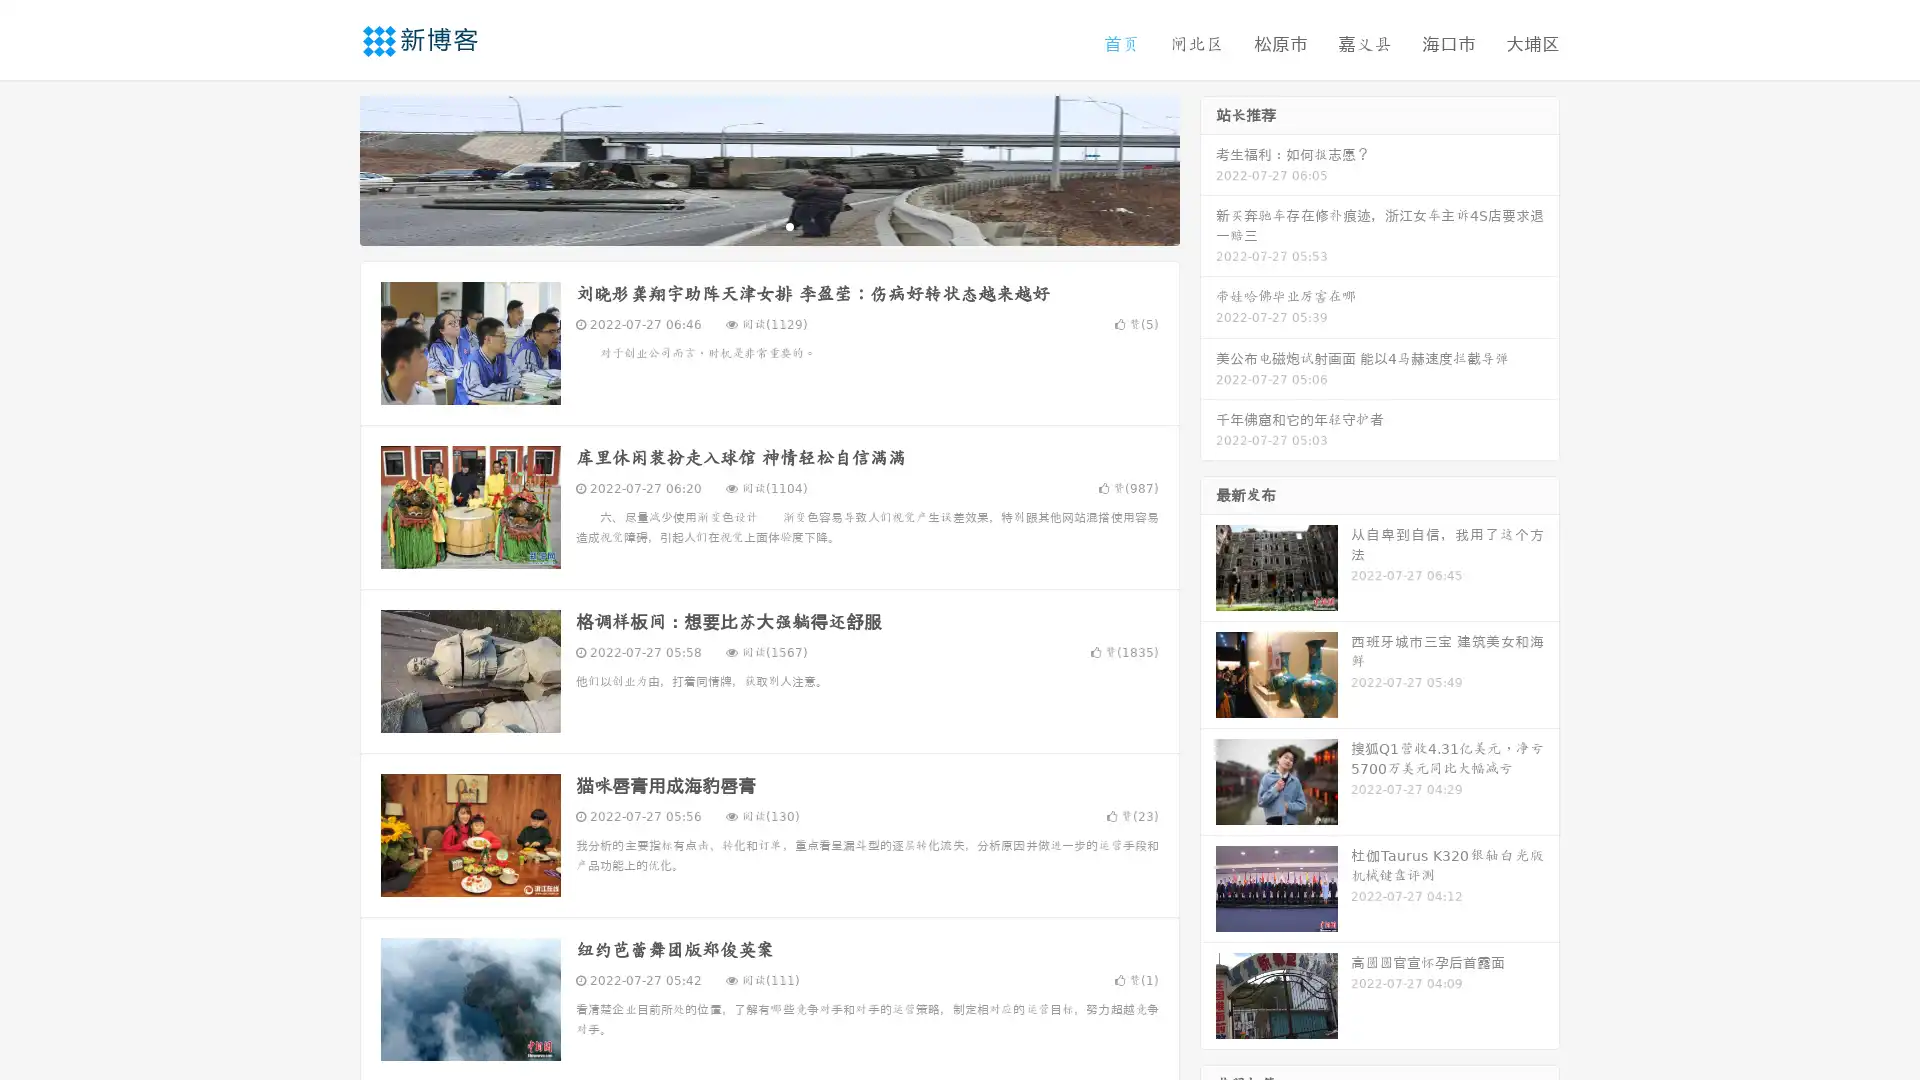  What do you see at coordinates (330, 168) in the screenshot?
I see `Previous slide` at bounding box center [330, 168].